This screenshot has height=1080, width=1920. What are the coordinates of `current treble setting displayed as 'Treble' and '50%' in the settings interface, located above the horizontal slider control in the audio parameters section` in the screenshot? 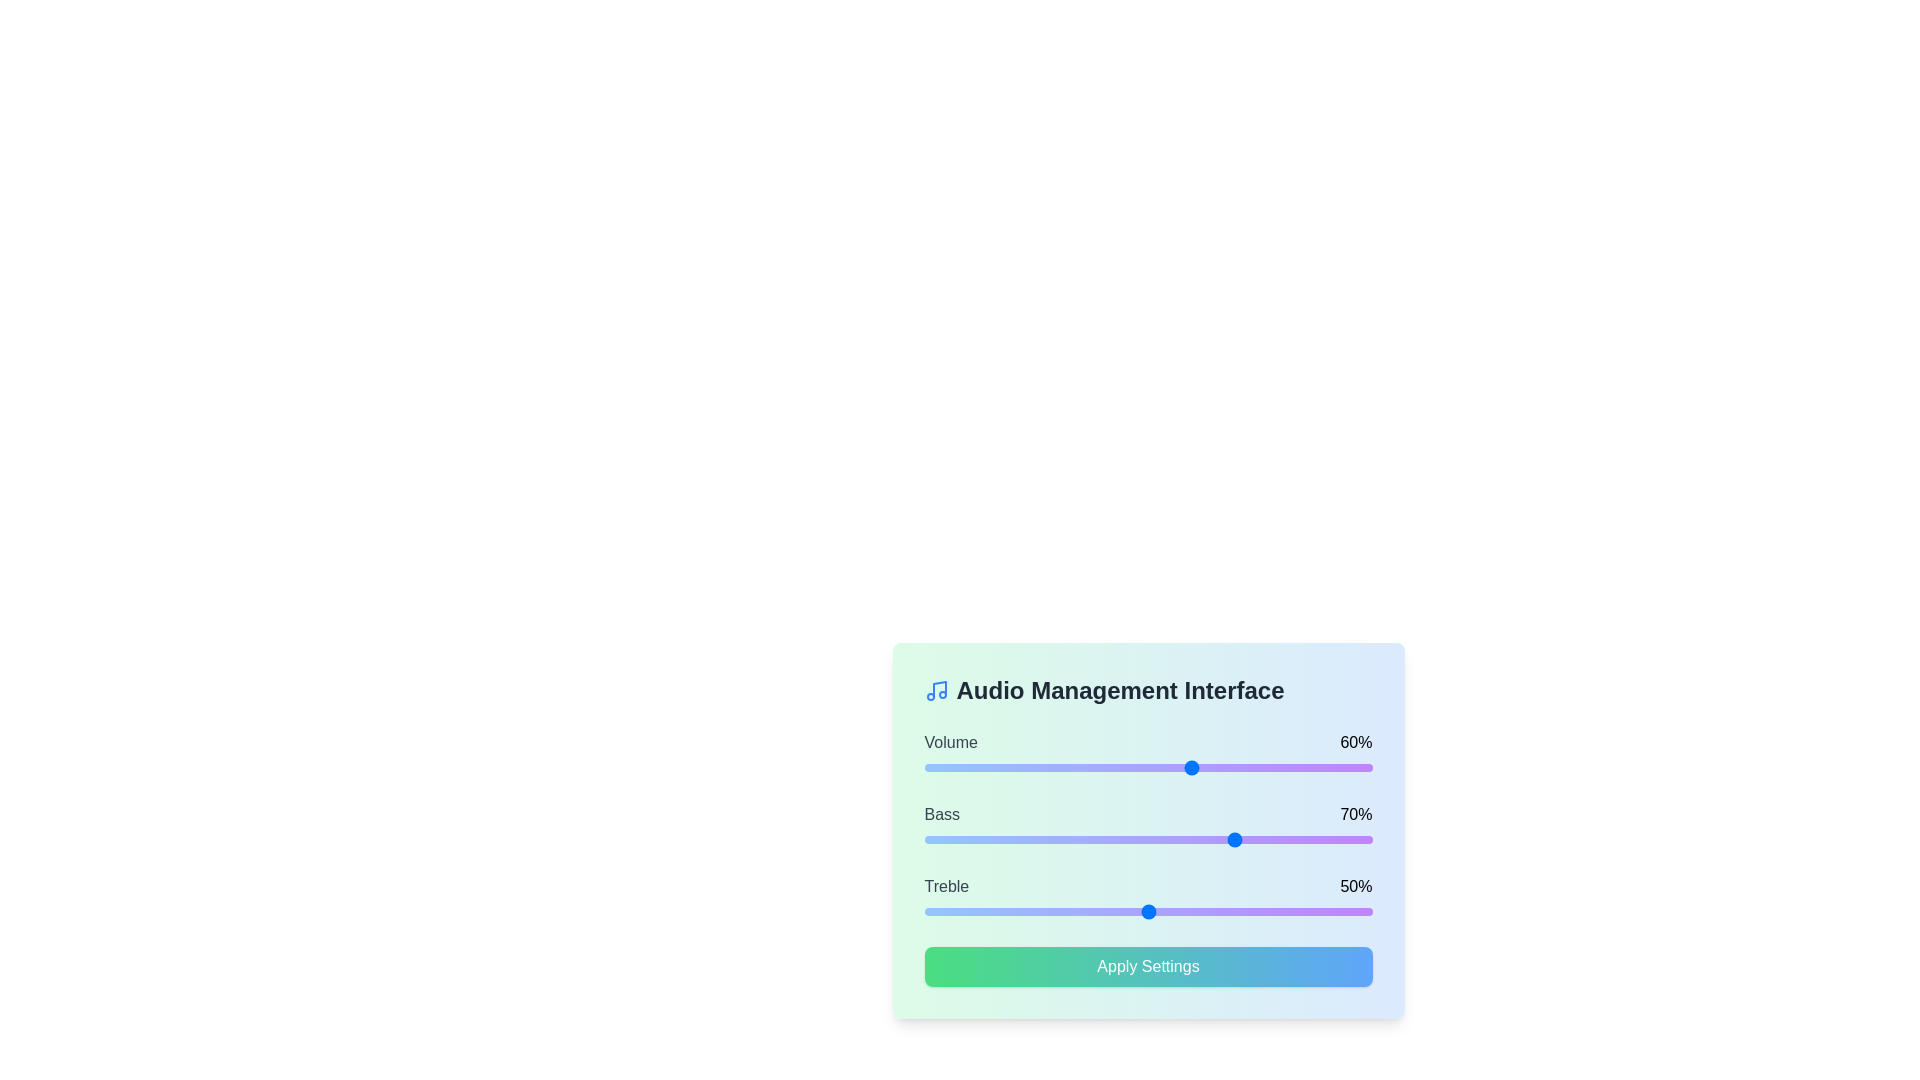 It's located at (1148, 886).